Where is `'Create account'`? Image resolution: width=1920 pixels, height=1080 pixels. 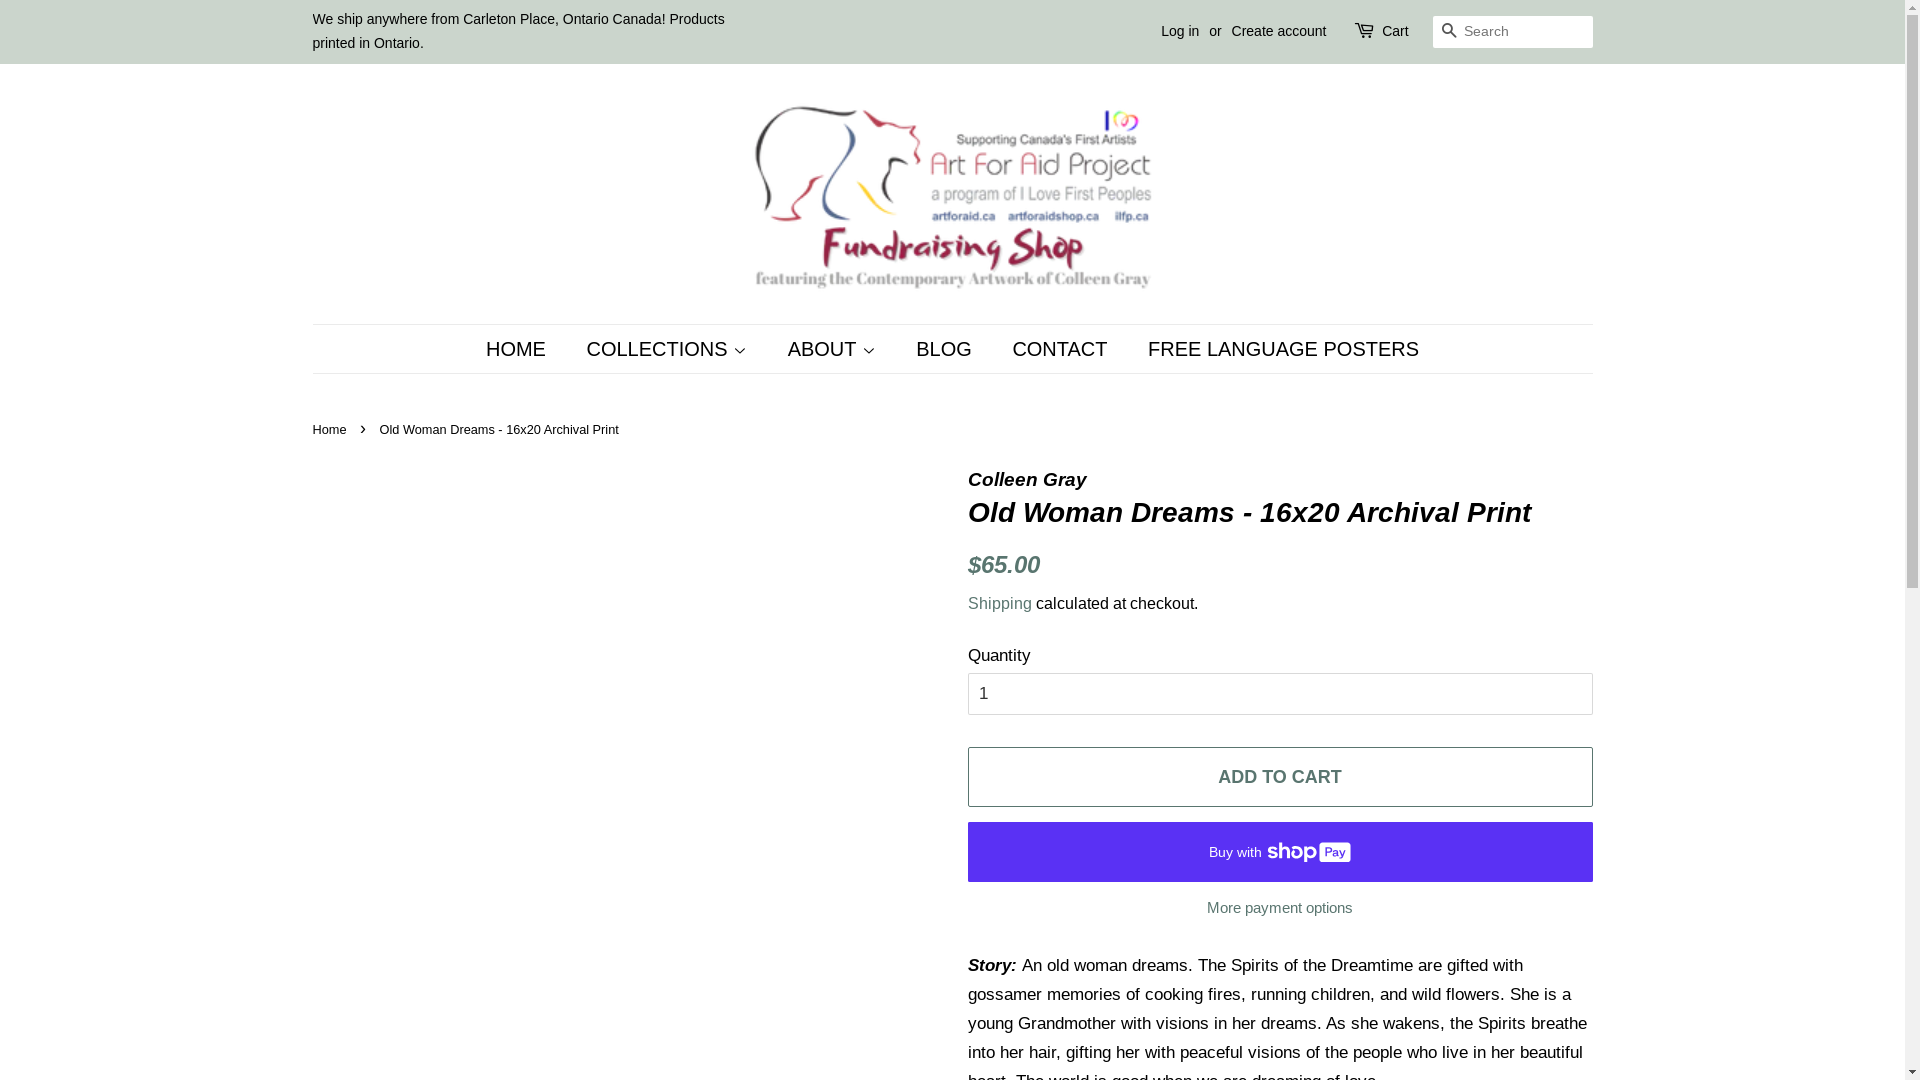 'Create account' is located at coordinates (1231, 30).